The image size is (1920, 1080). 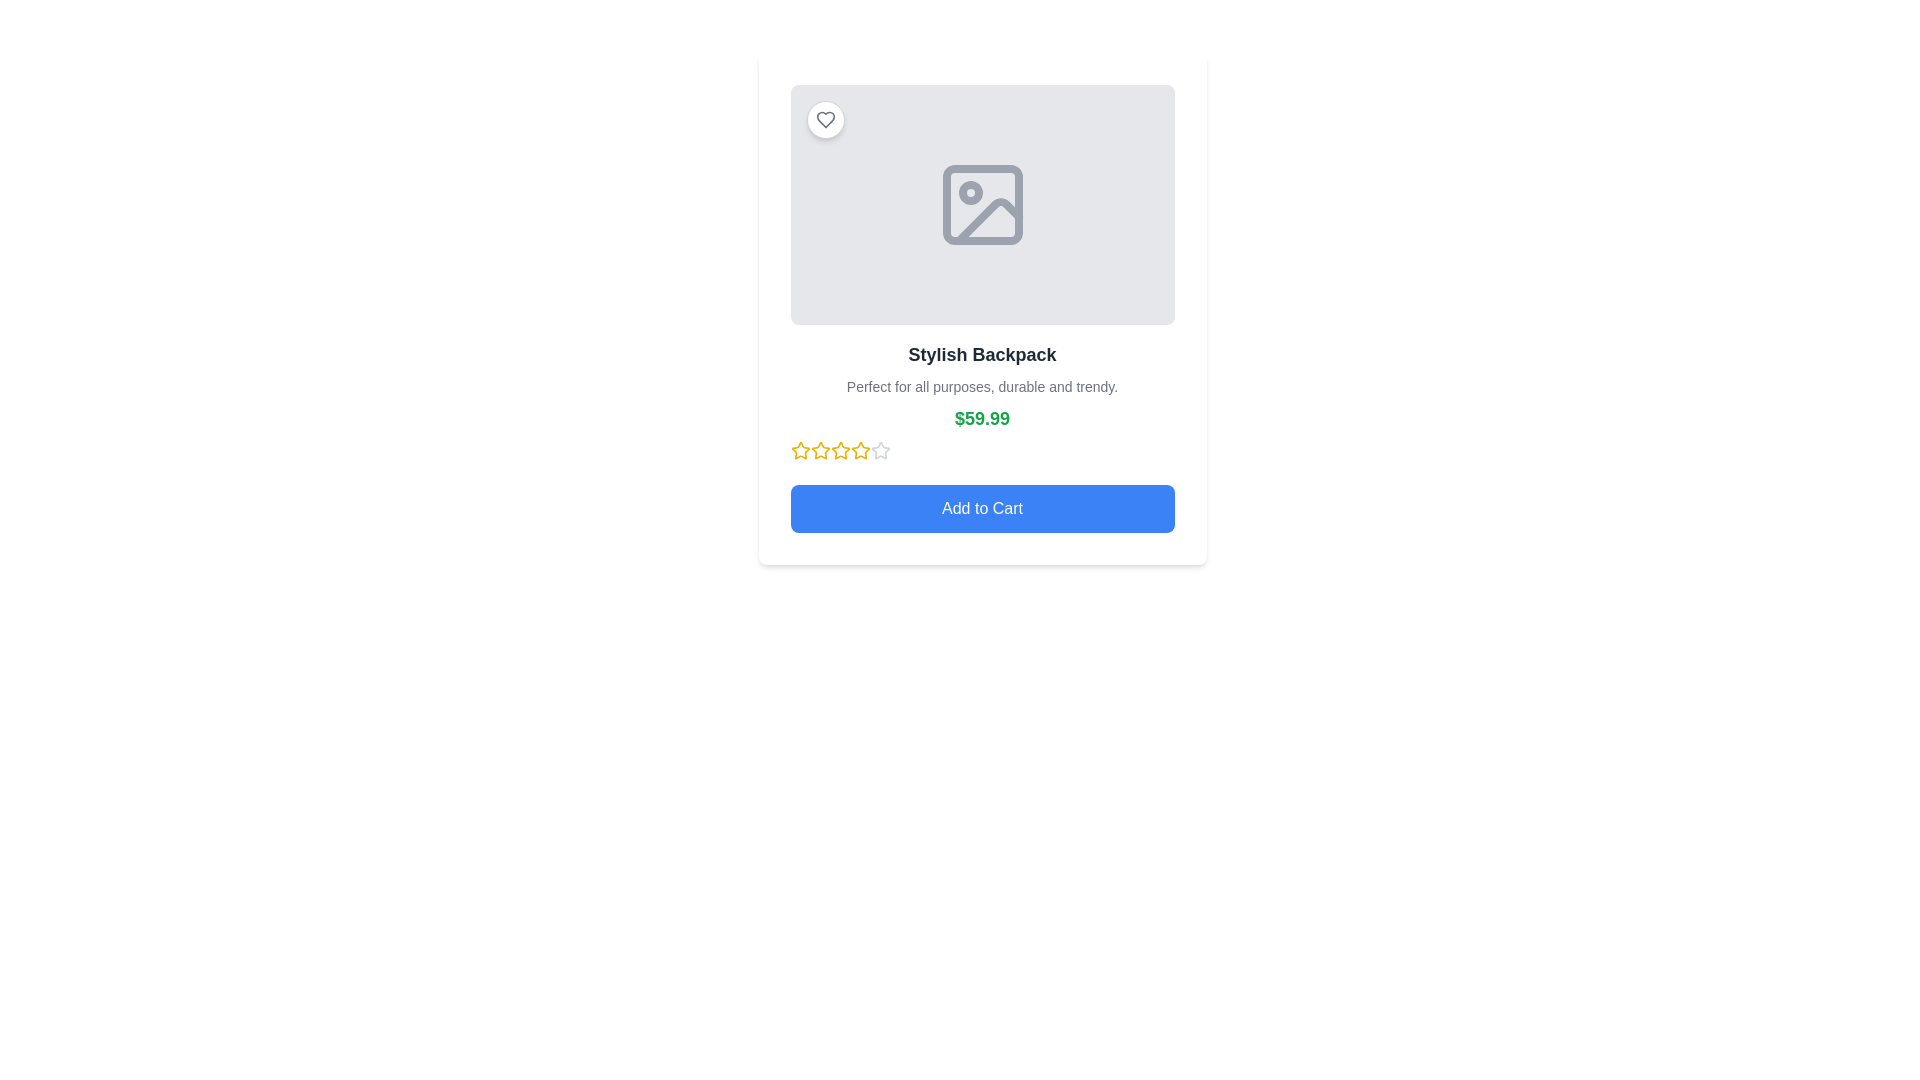 What do you see at coordinates (982, 418) in the screenshot?
I see `the text display showing the price of the product in the card` at bounding box center [982, 418].